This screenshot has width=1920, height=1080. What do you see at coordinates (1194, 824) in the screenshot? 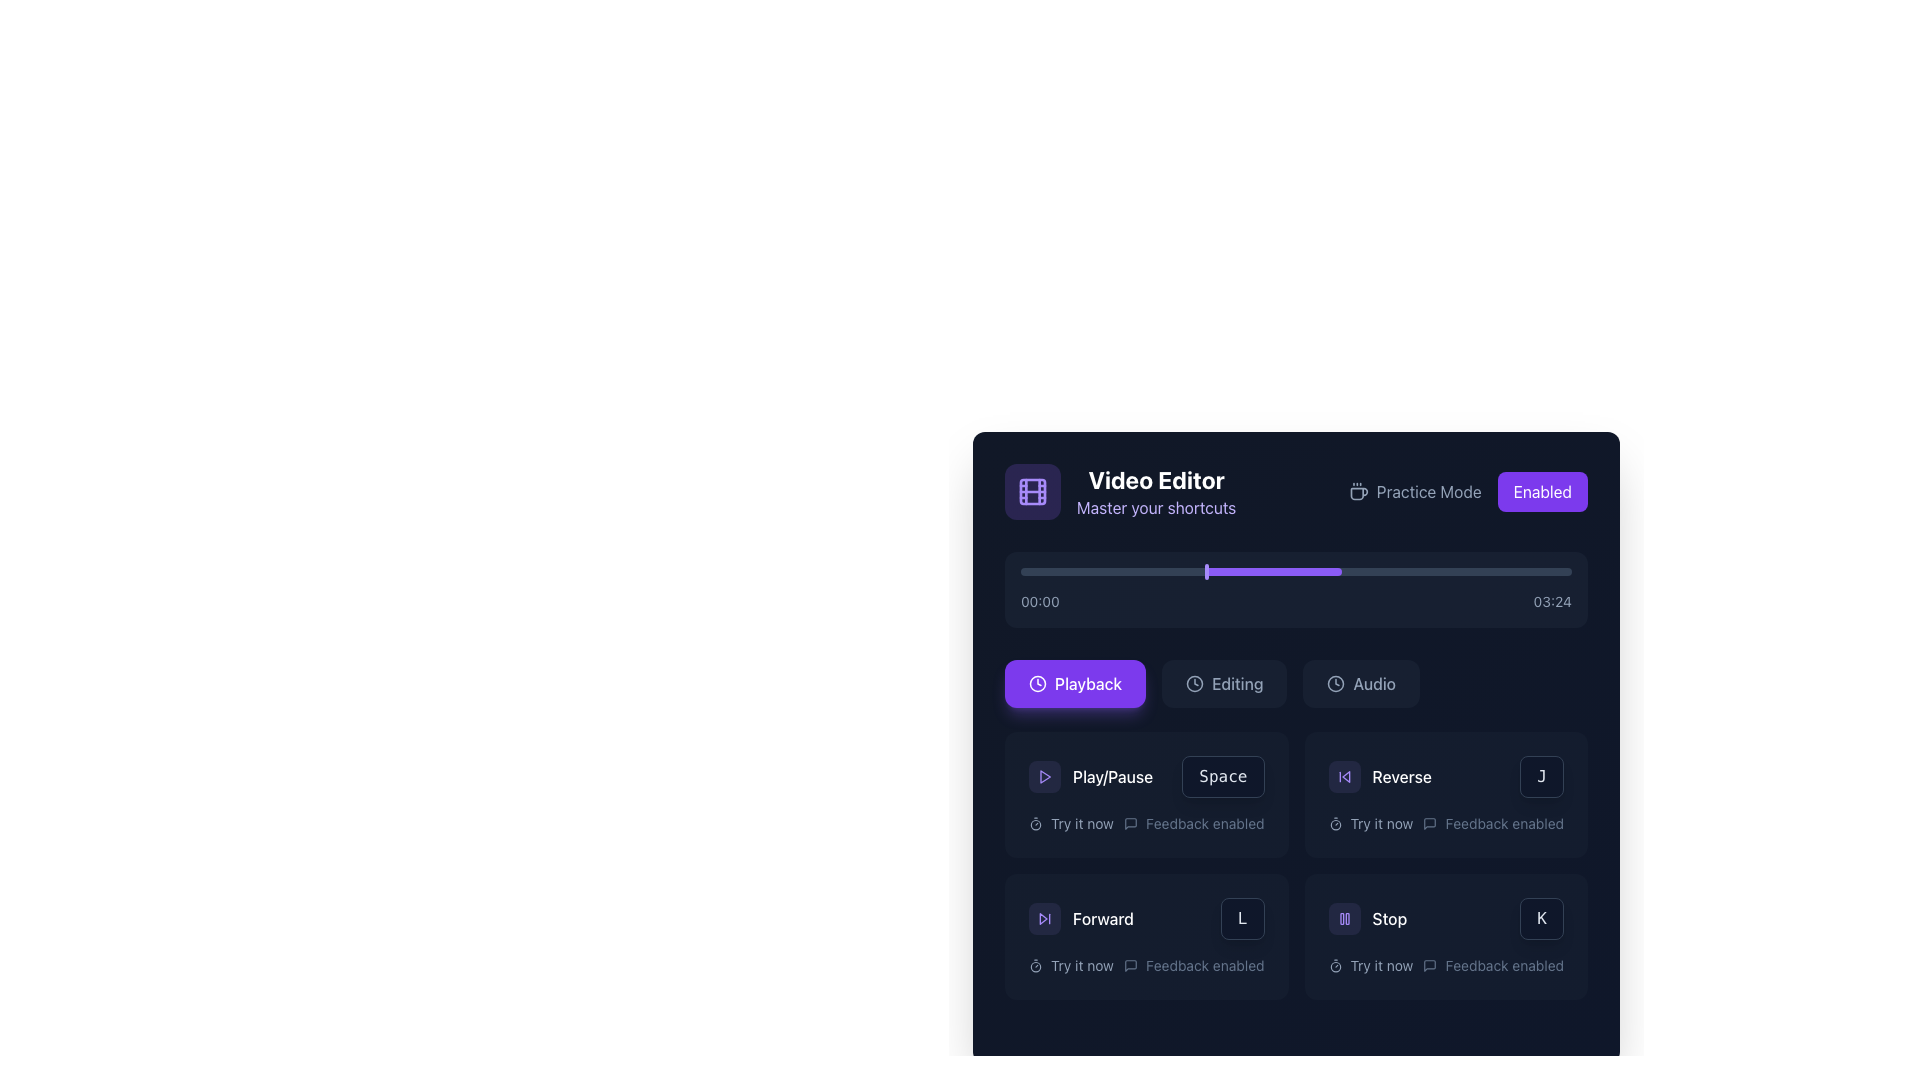
I see `the 'Feedback enabled' label with the accompanying message icon located in the 'Try it now' section of the video editor interface` at bounding box center [1194, 824].